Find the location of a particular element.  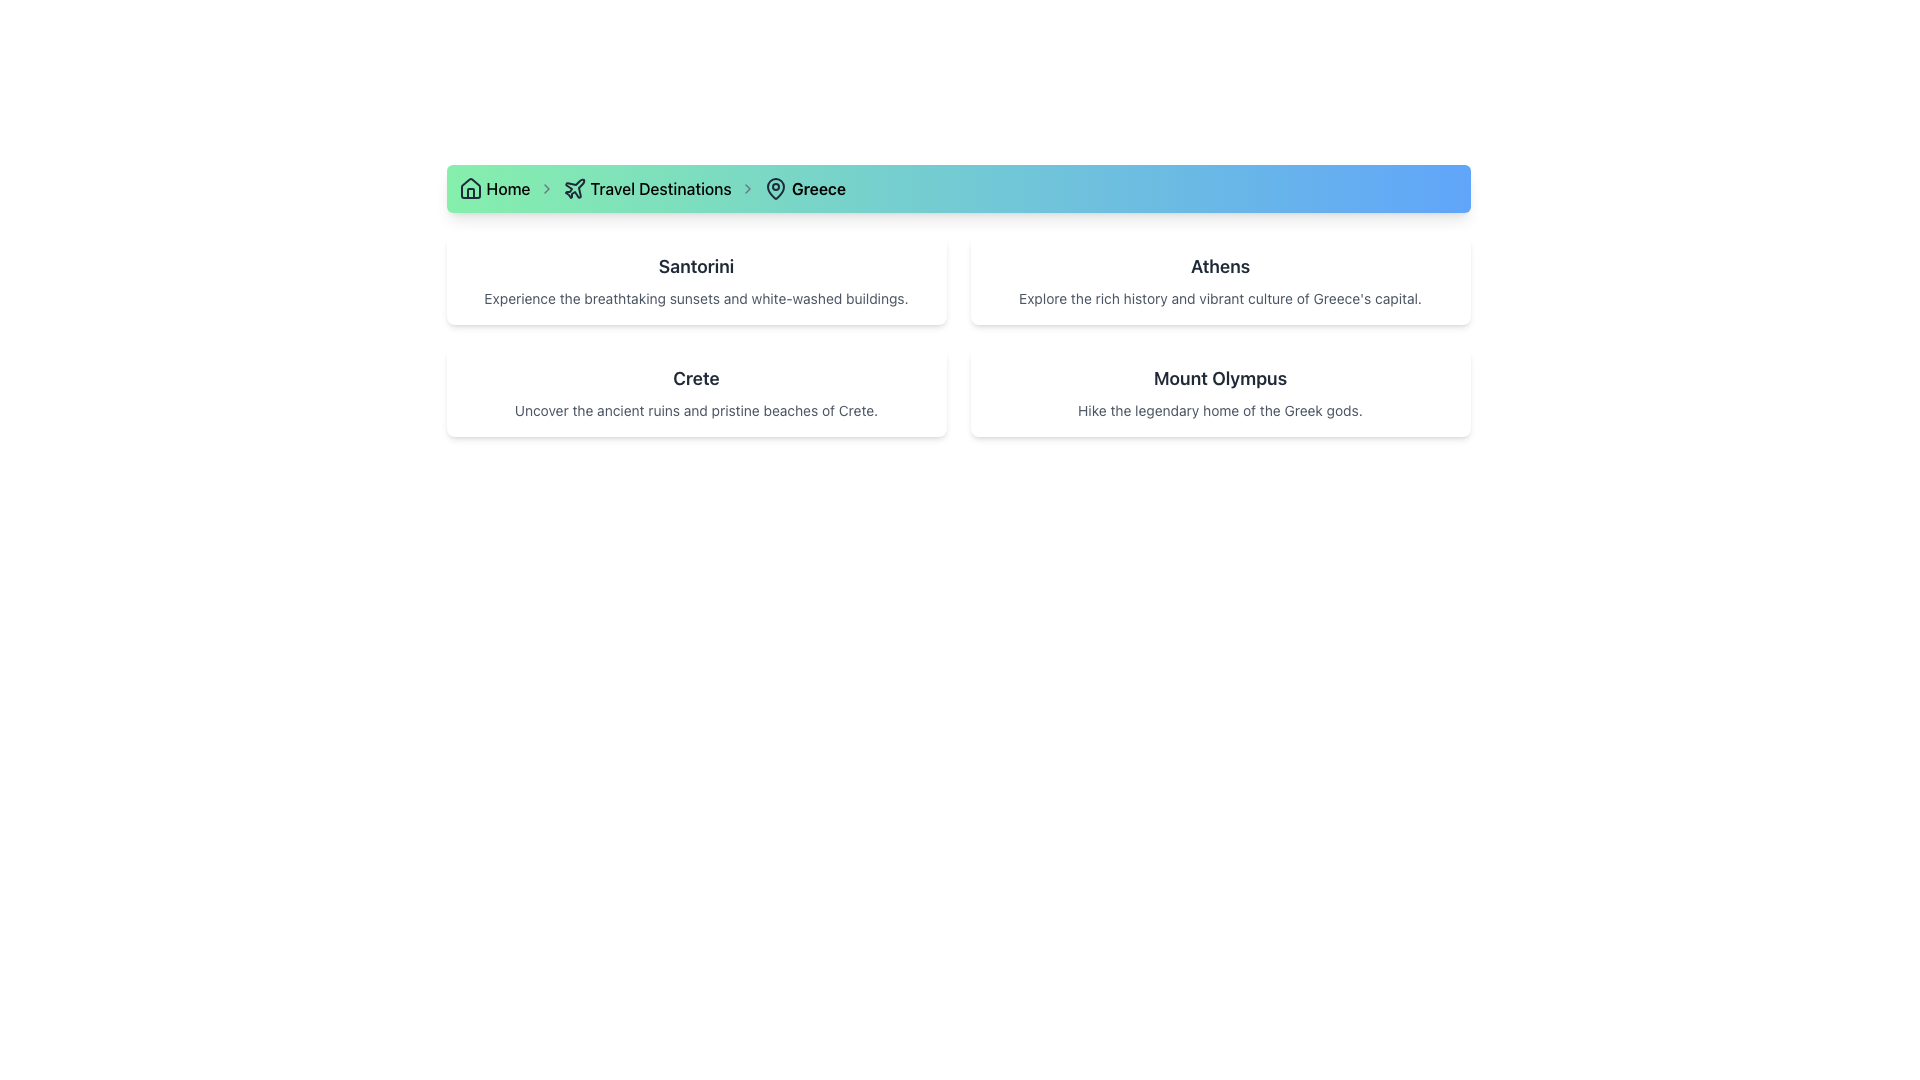

the descriptive text about Athens located directly below the heading 'Athens' in the top-right card section of the interface is located at coordinates (1219, 299).